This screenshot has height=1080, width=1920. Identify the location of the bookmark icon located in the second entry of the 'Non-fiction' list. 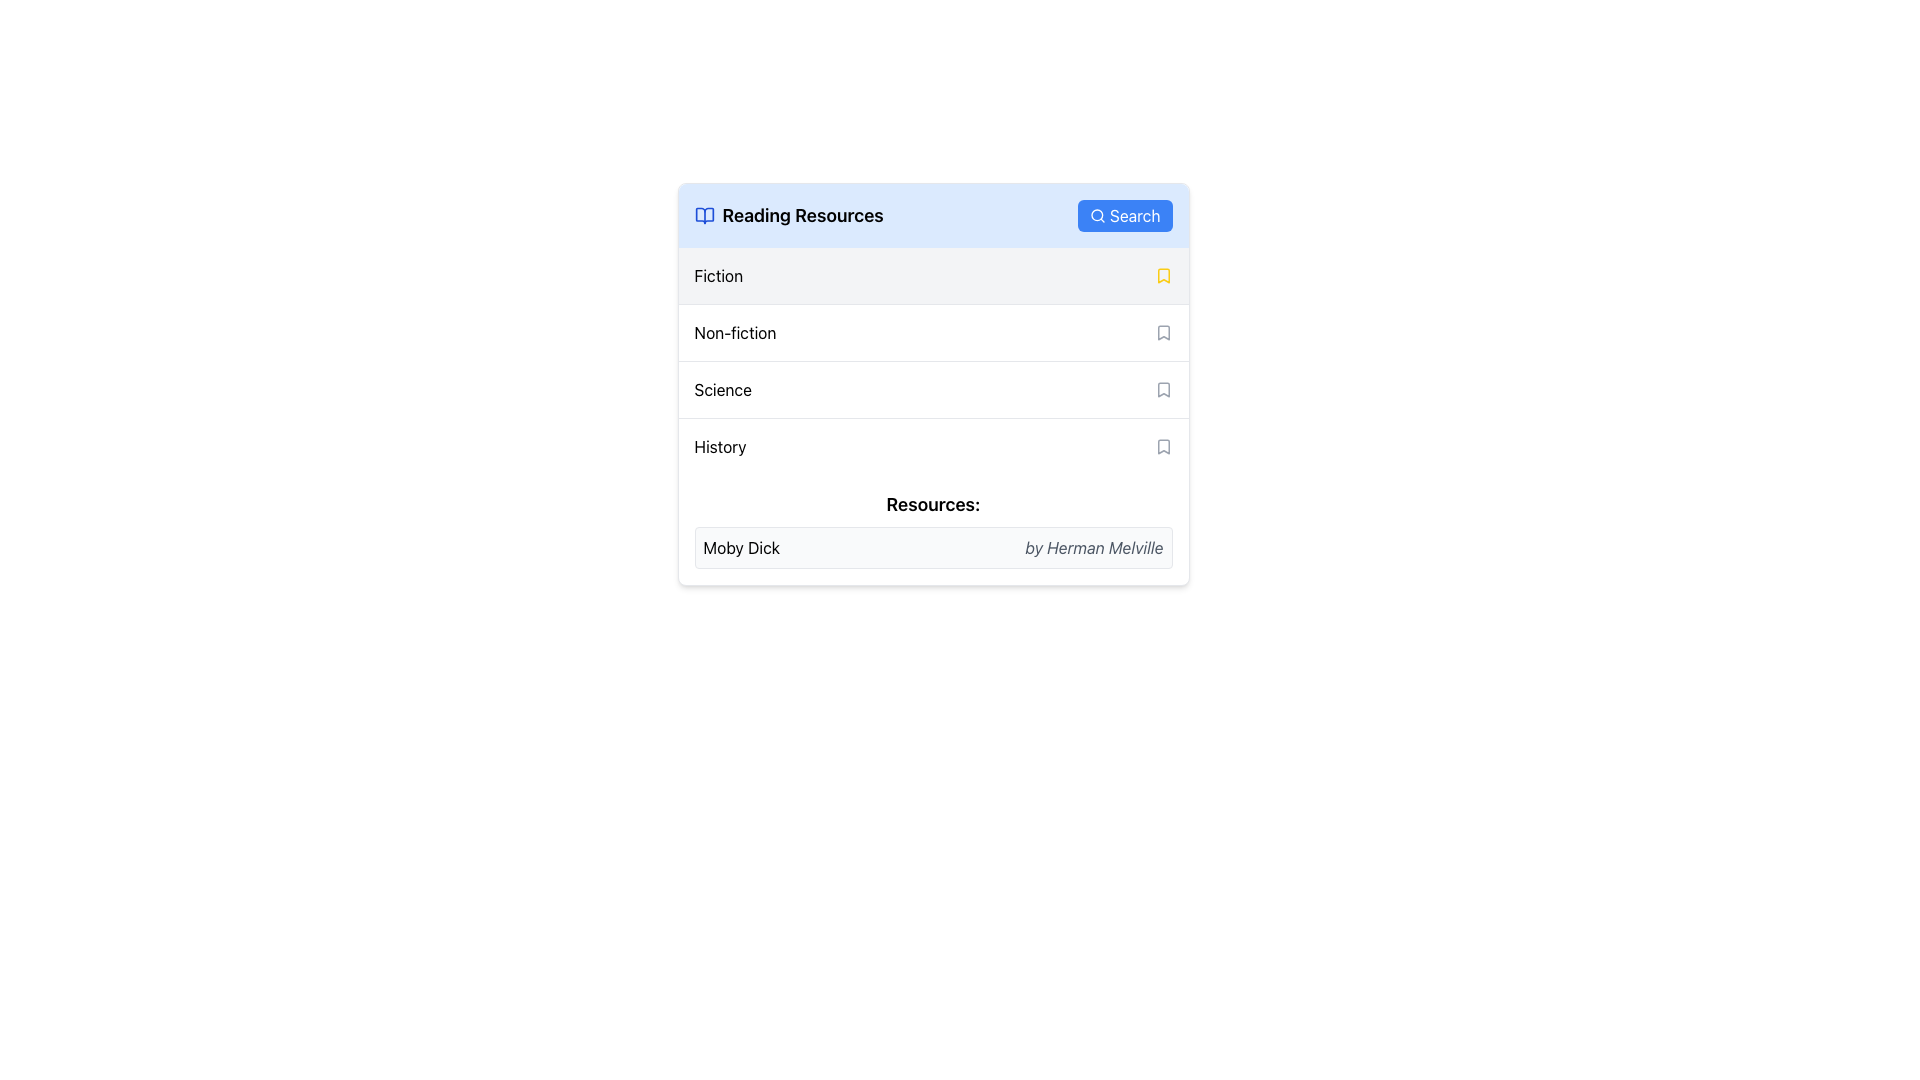
(1163, 331).